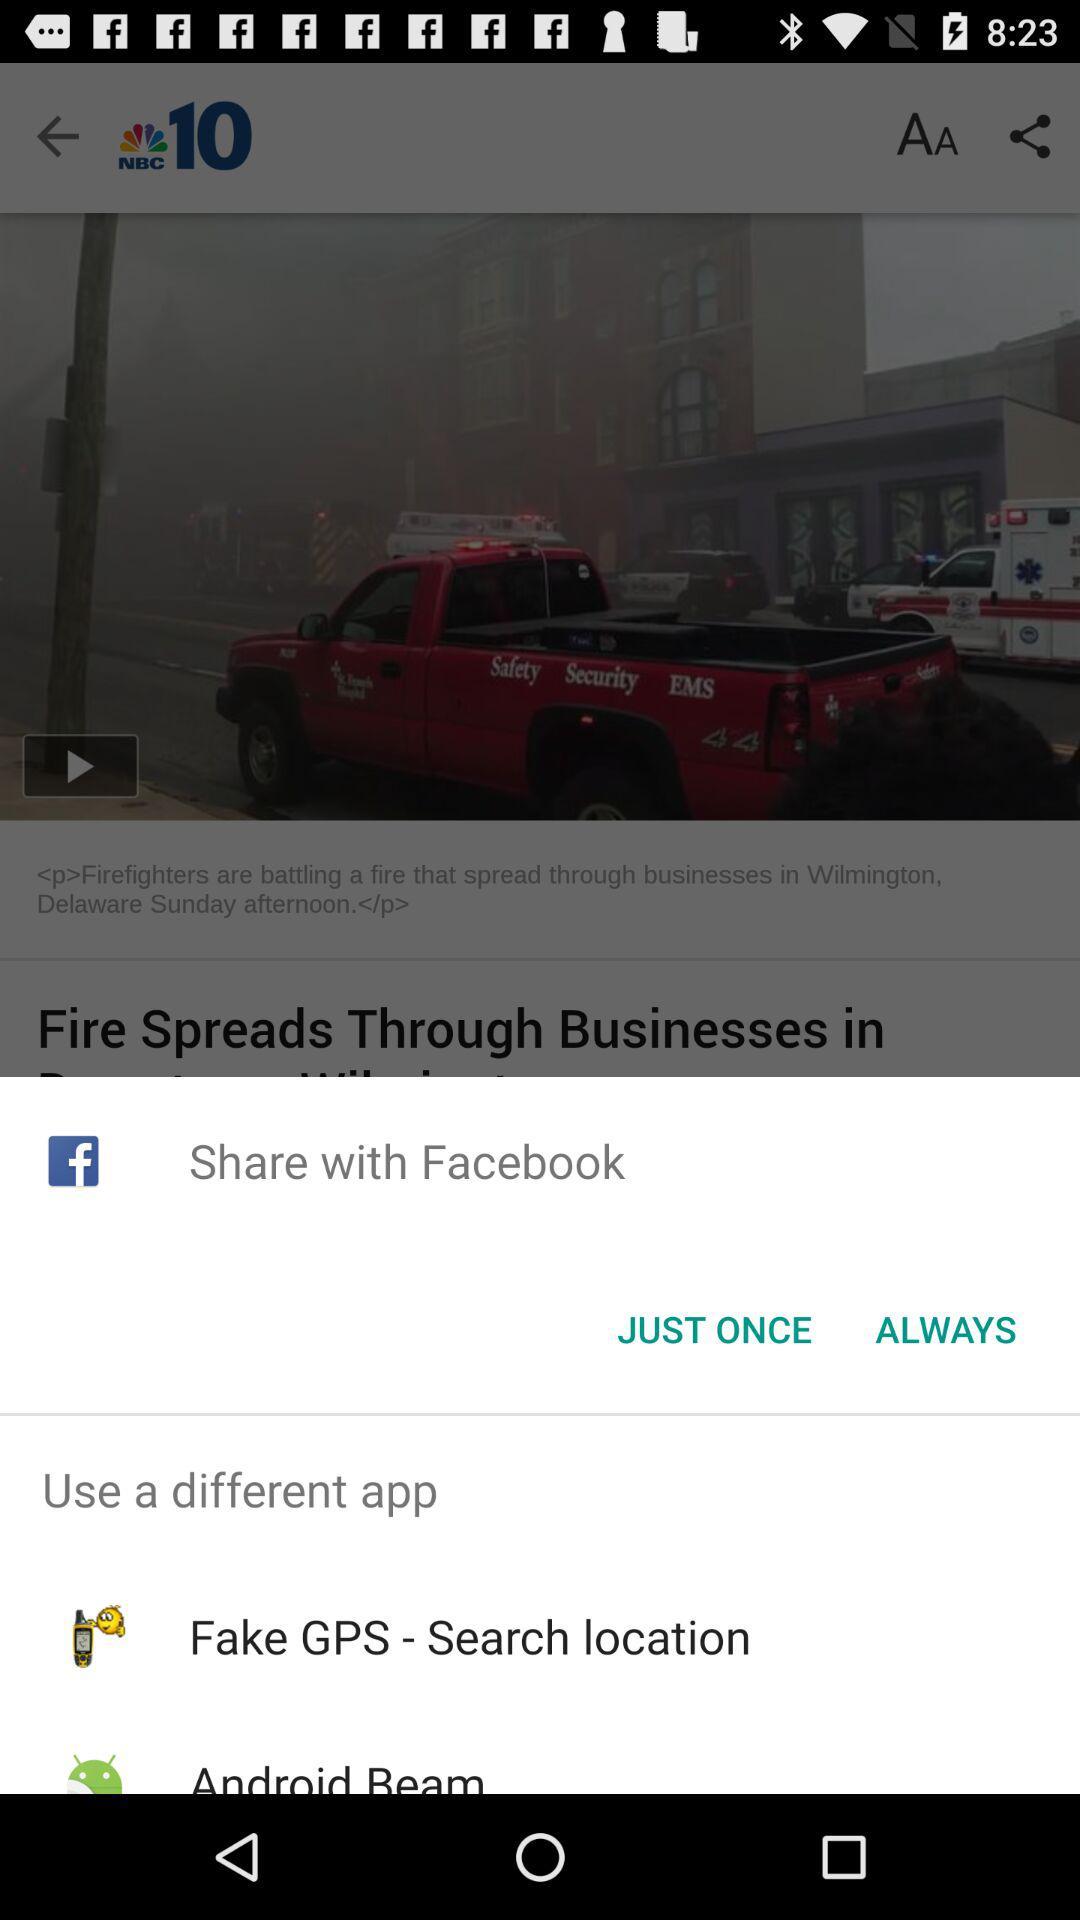 The width and height of the screenshot is (1080, 1920). What do you see at coordinates (945, 1329) in the screenshot?
I see `always item` at bounding box center [945, 1329].